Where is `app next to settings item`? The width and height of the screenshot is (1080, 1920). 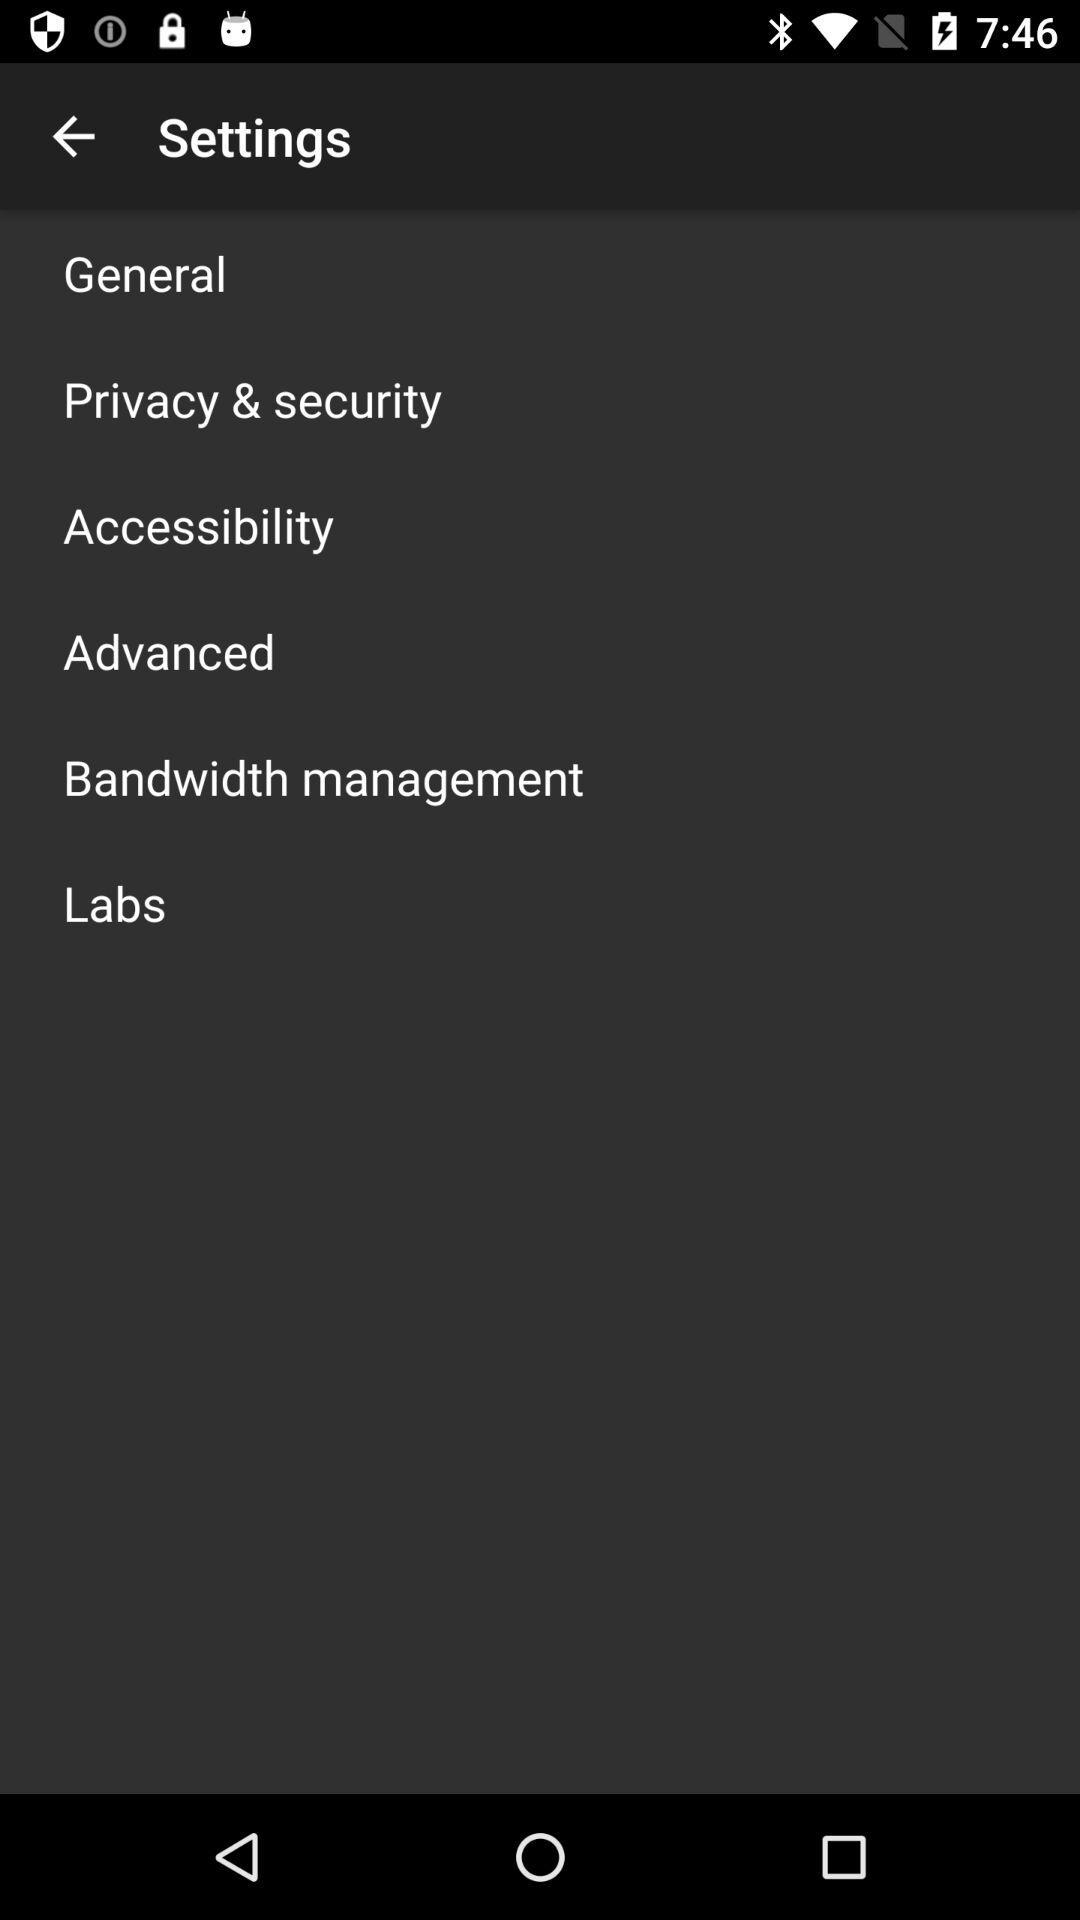
app next to settings item is located at coordinates (72, 135).